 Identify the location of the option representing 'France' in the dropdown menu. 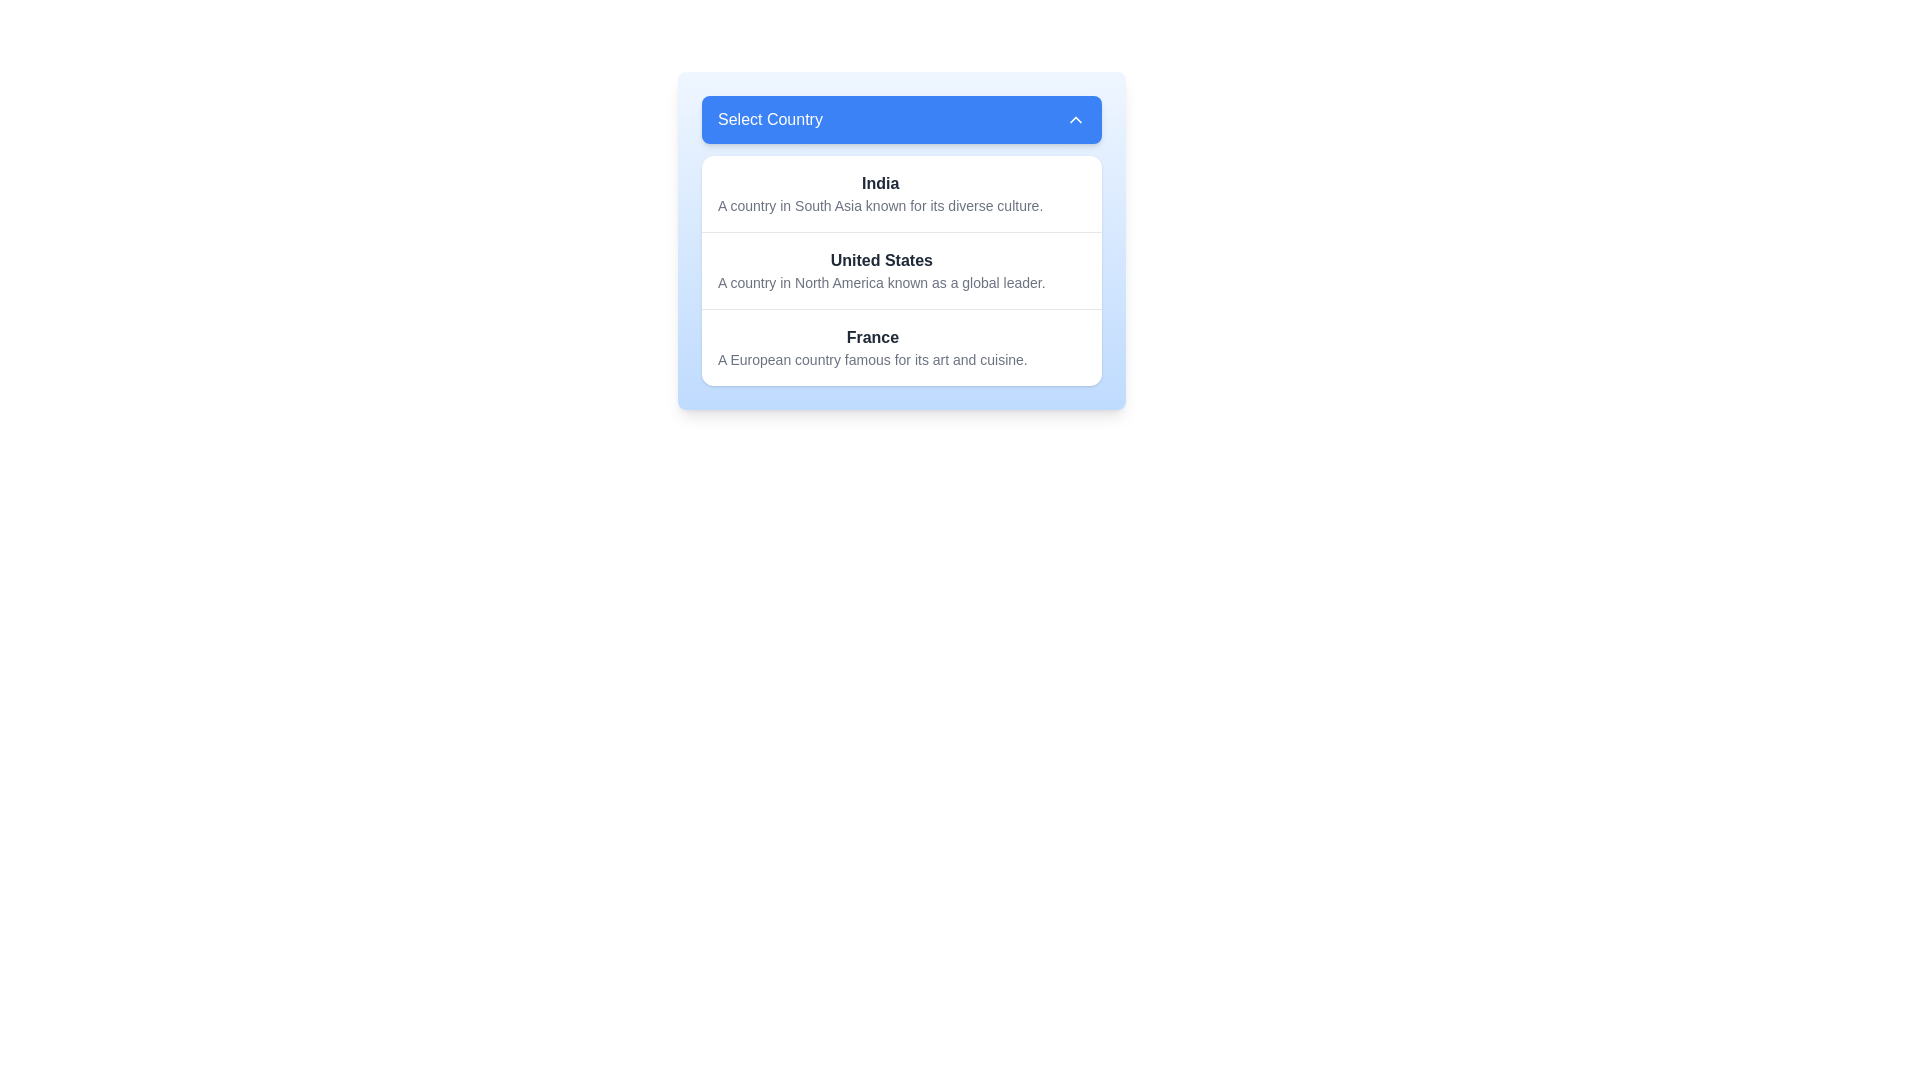
(872, 346).